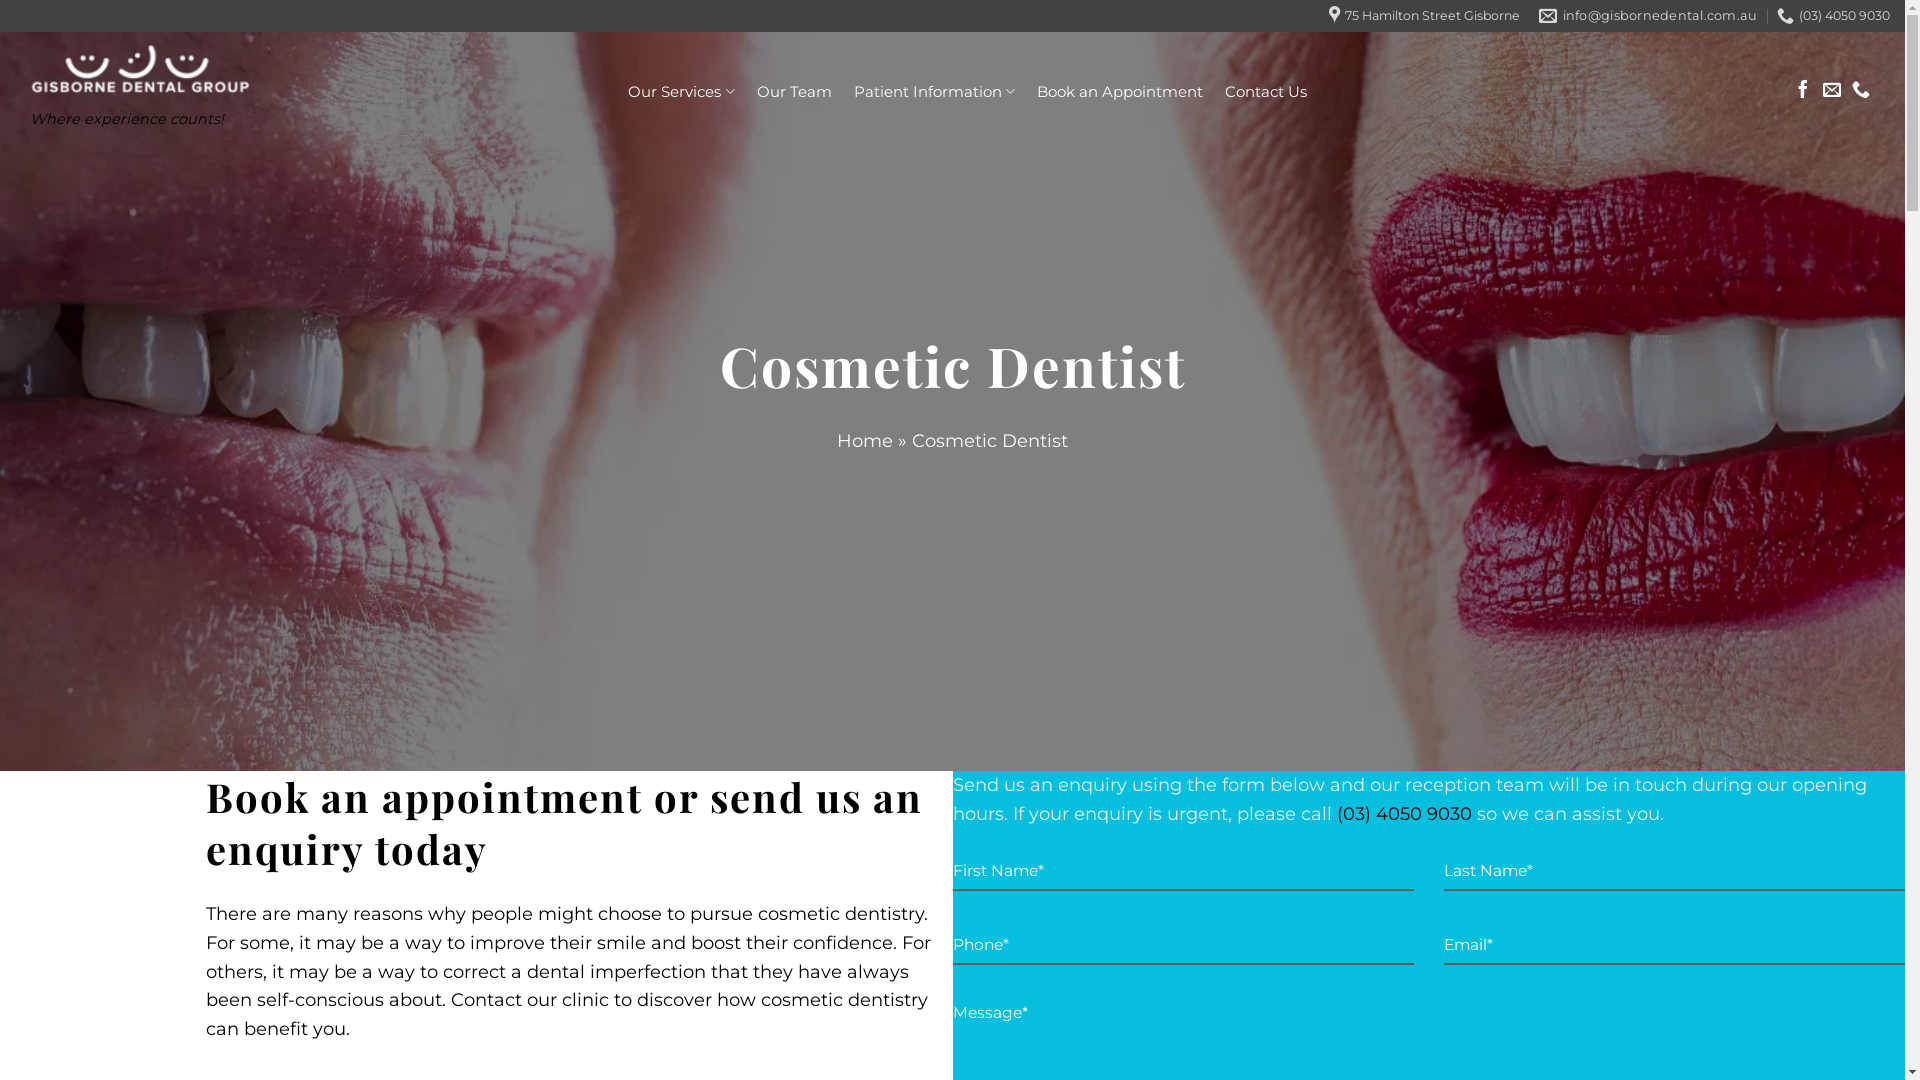  What do you see at coordinates (864, 439) in the screenshot?
I see `'Home'` at bounding box center [864, 439].